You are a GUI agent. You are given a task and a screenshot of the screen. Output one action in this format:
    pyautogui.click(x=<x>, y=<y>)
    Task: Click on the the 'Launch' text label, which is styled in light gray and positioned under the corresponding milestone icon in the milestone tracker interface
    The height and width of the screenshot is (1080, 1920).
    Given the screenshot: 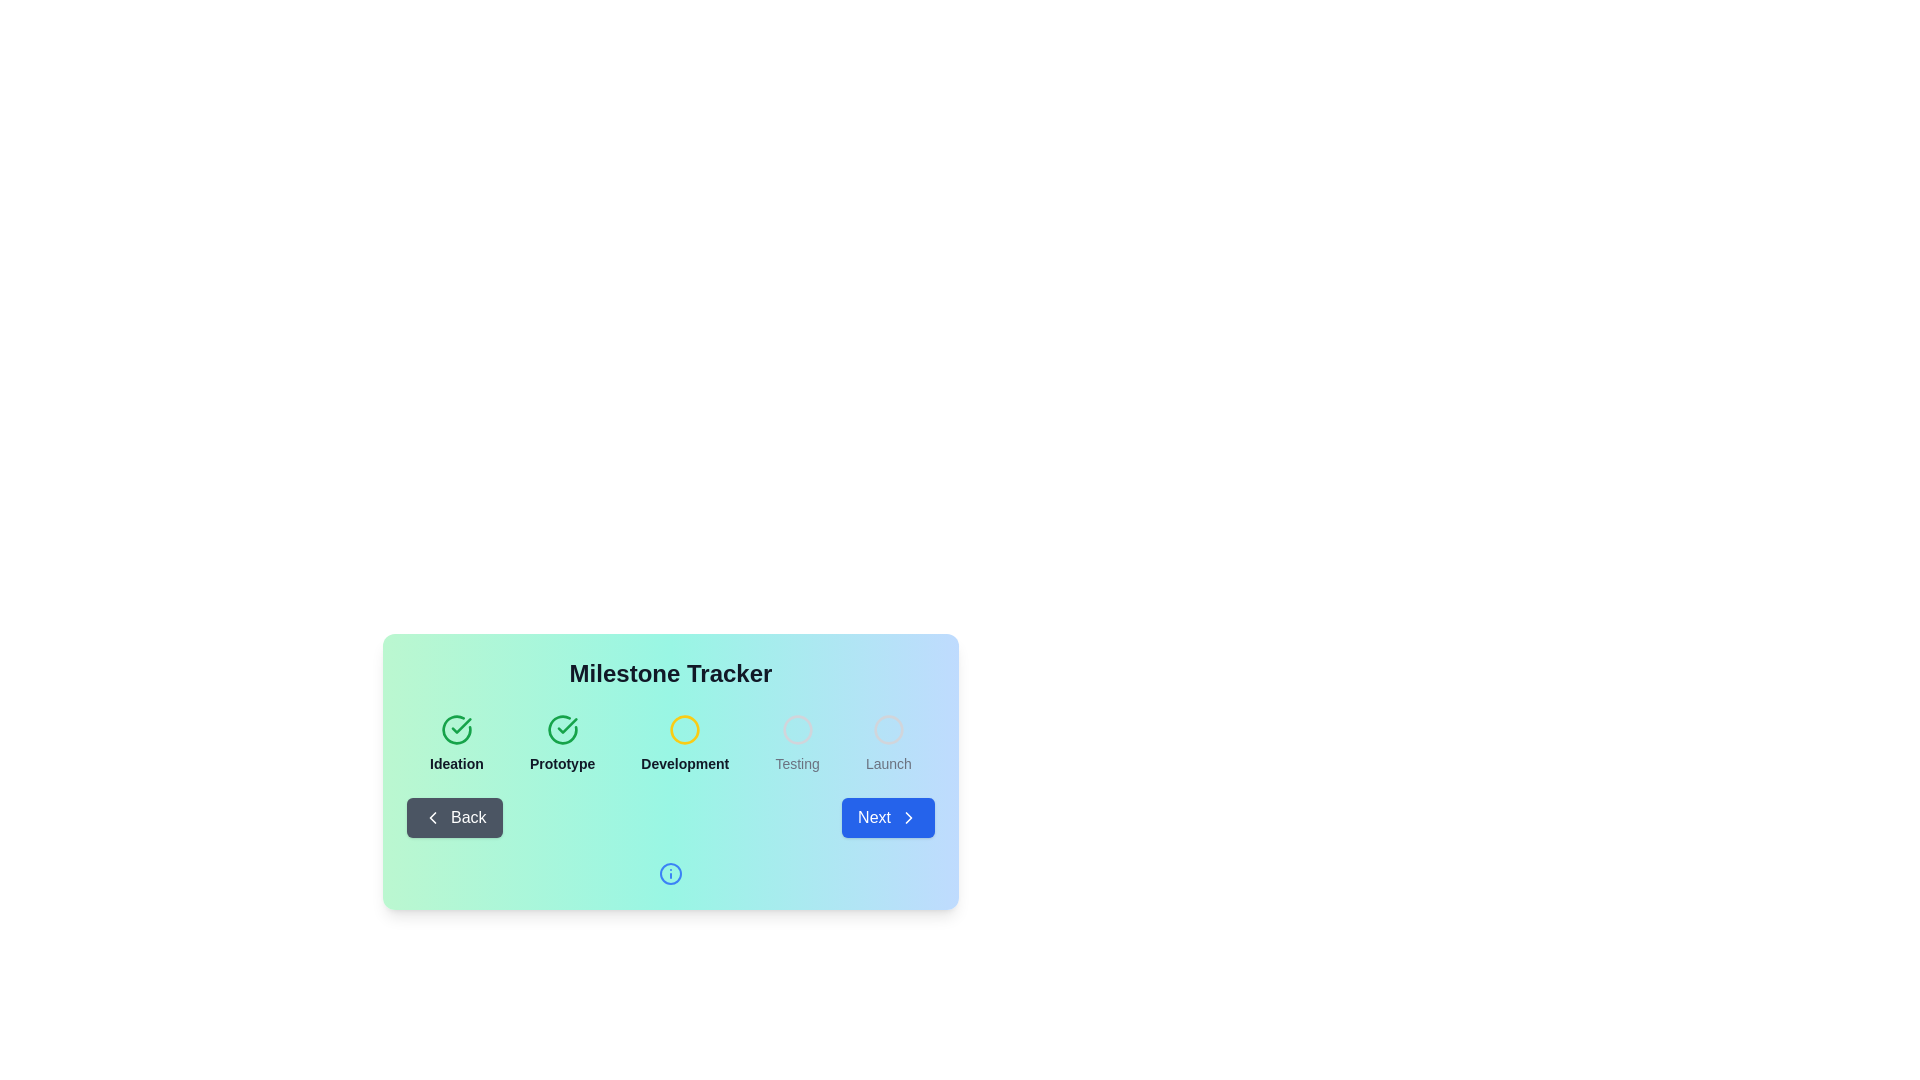 What is the action you would take?
    pyautogui.click(x=887, y=763)
    